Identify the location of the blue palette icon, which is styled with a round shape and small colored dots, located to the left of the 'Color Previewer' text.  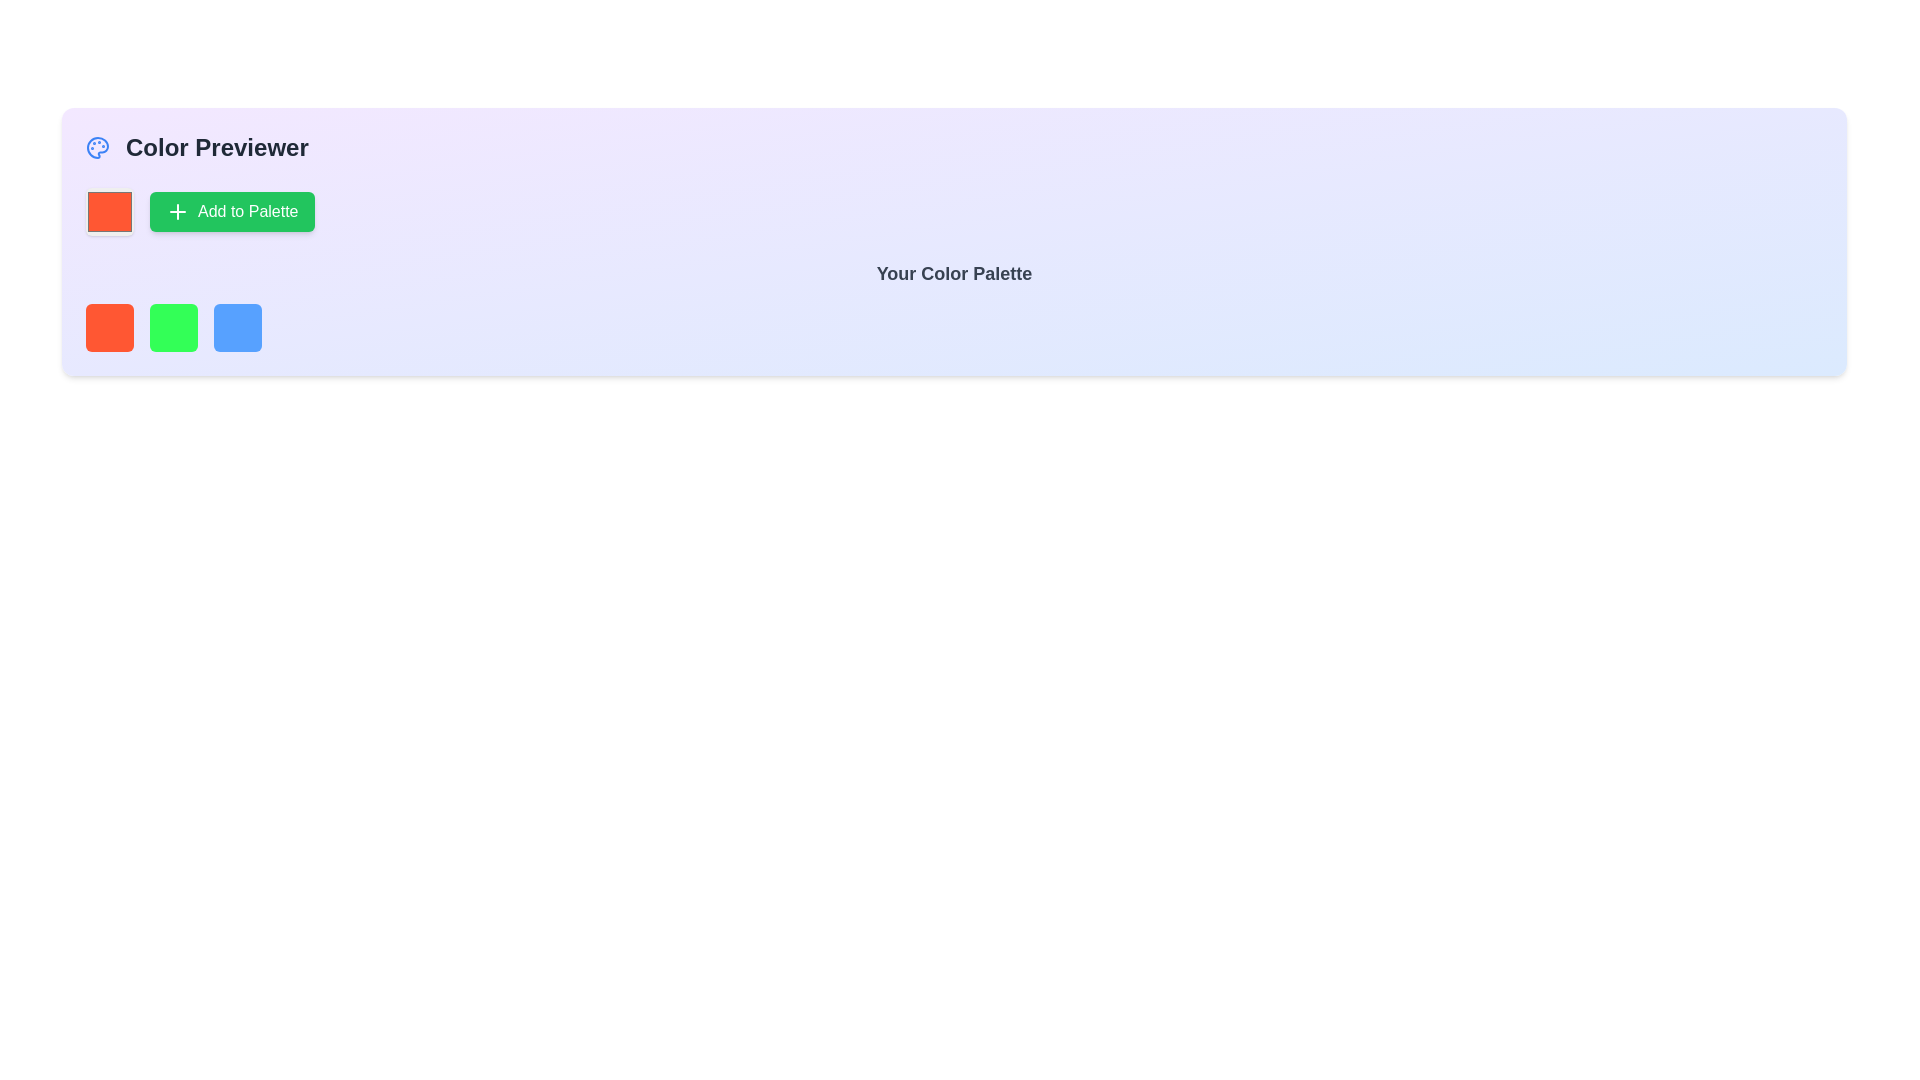
(96, 146).